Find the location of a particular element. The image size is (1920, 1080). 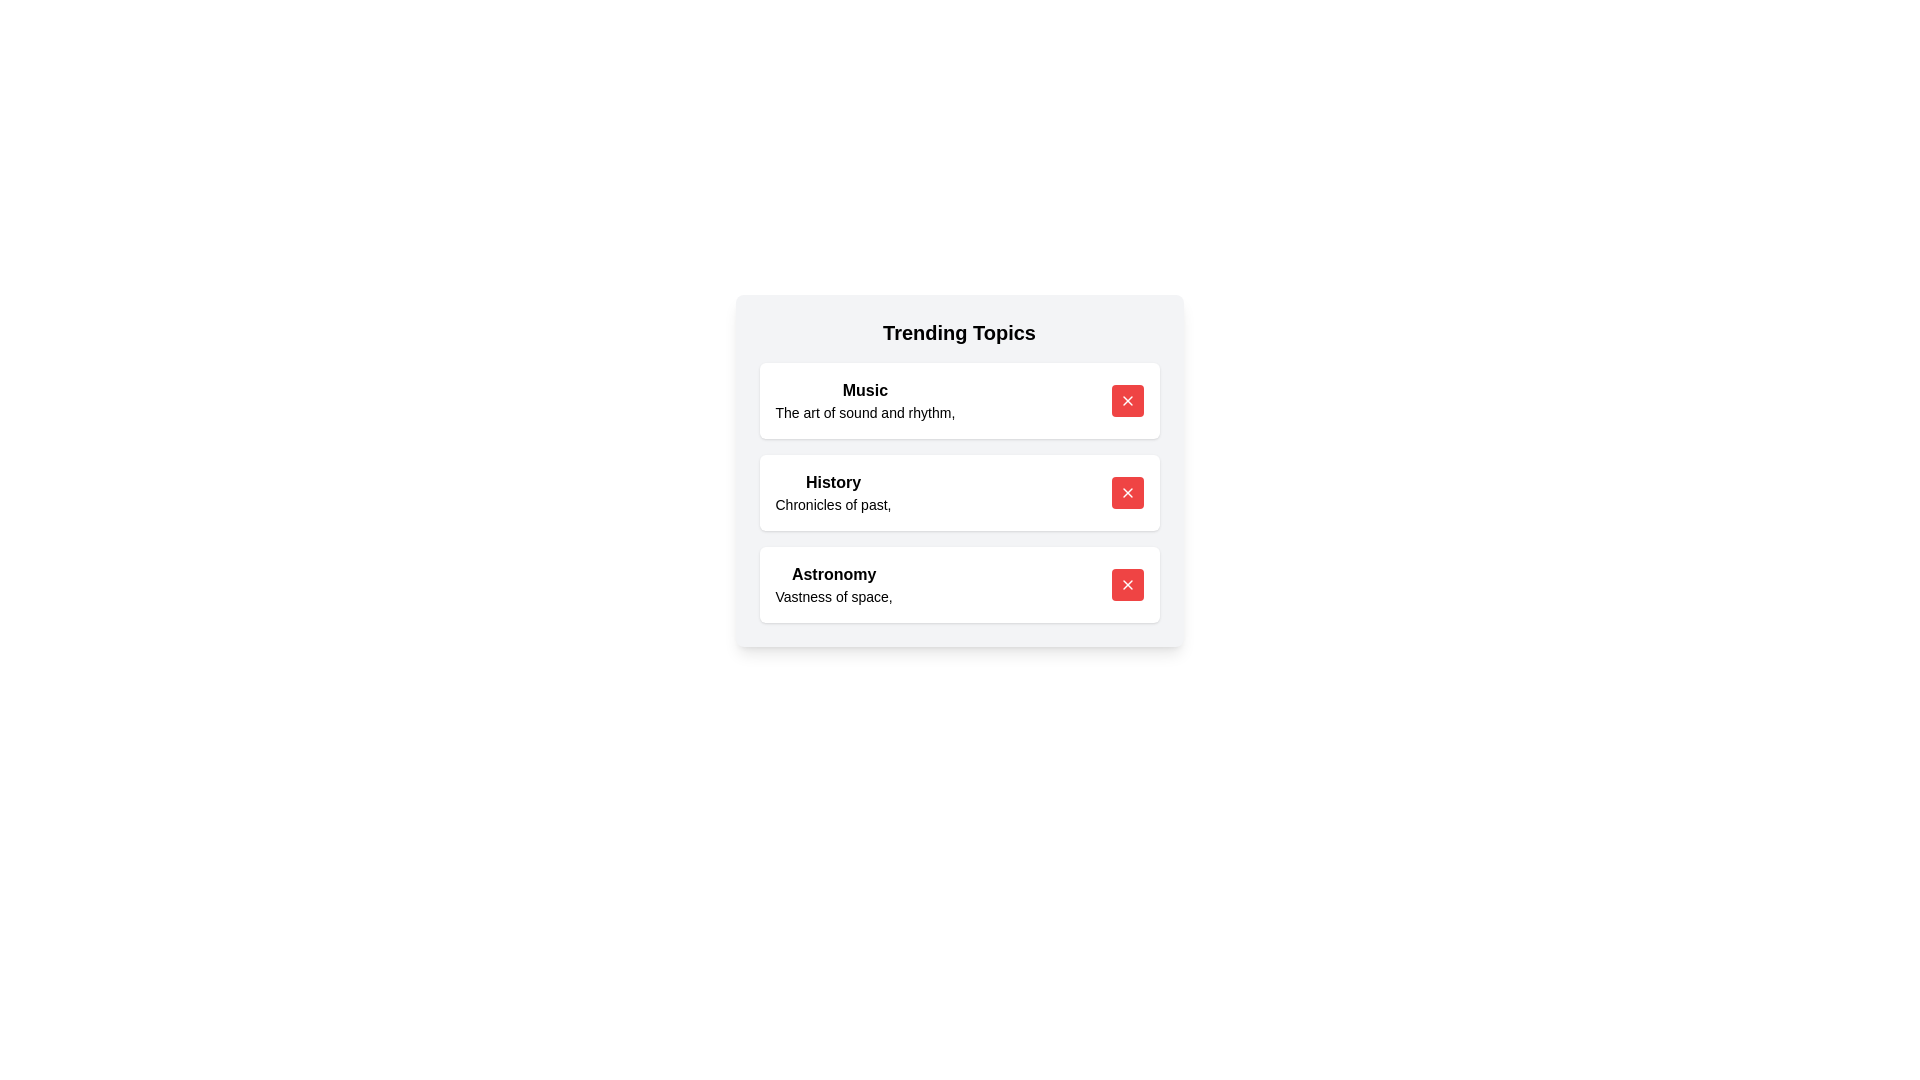

remove button next to the topic Music to delete it is located at coordinates (1127, 401).